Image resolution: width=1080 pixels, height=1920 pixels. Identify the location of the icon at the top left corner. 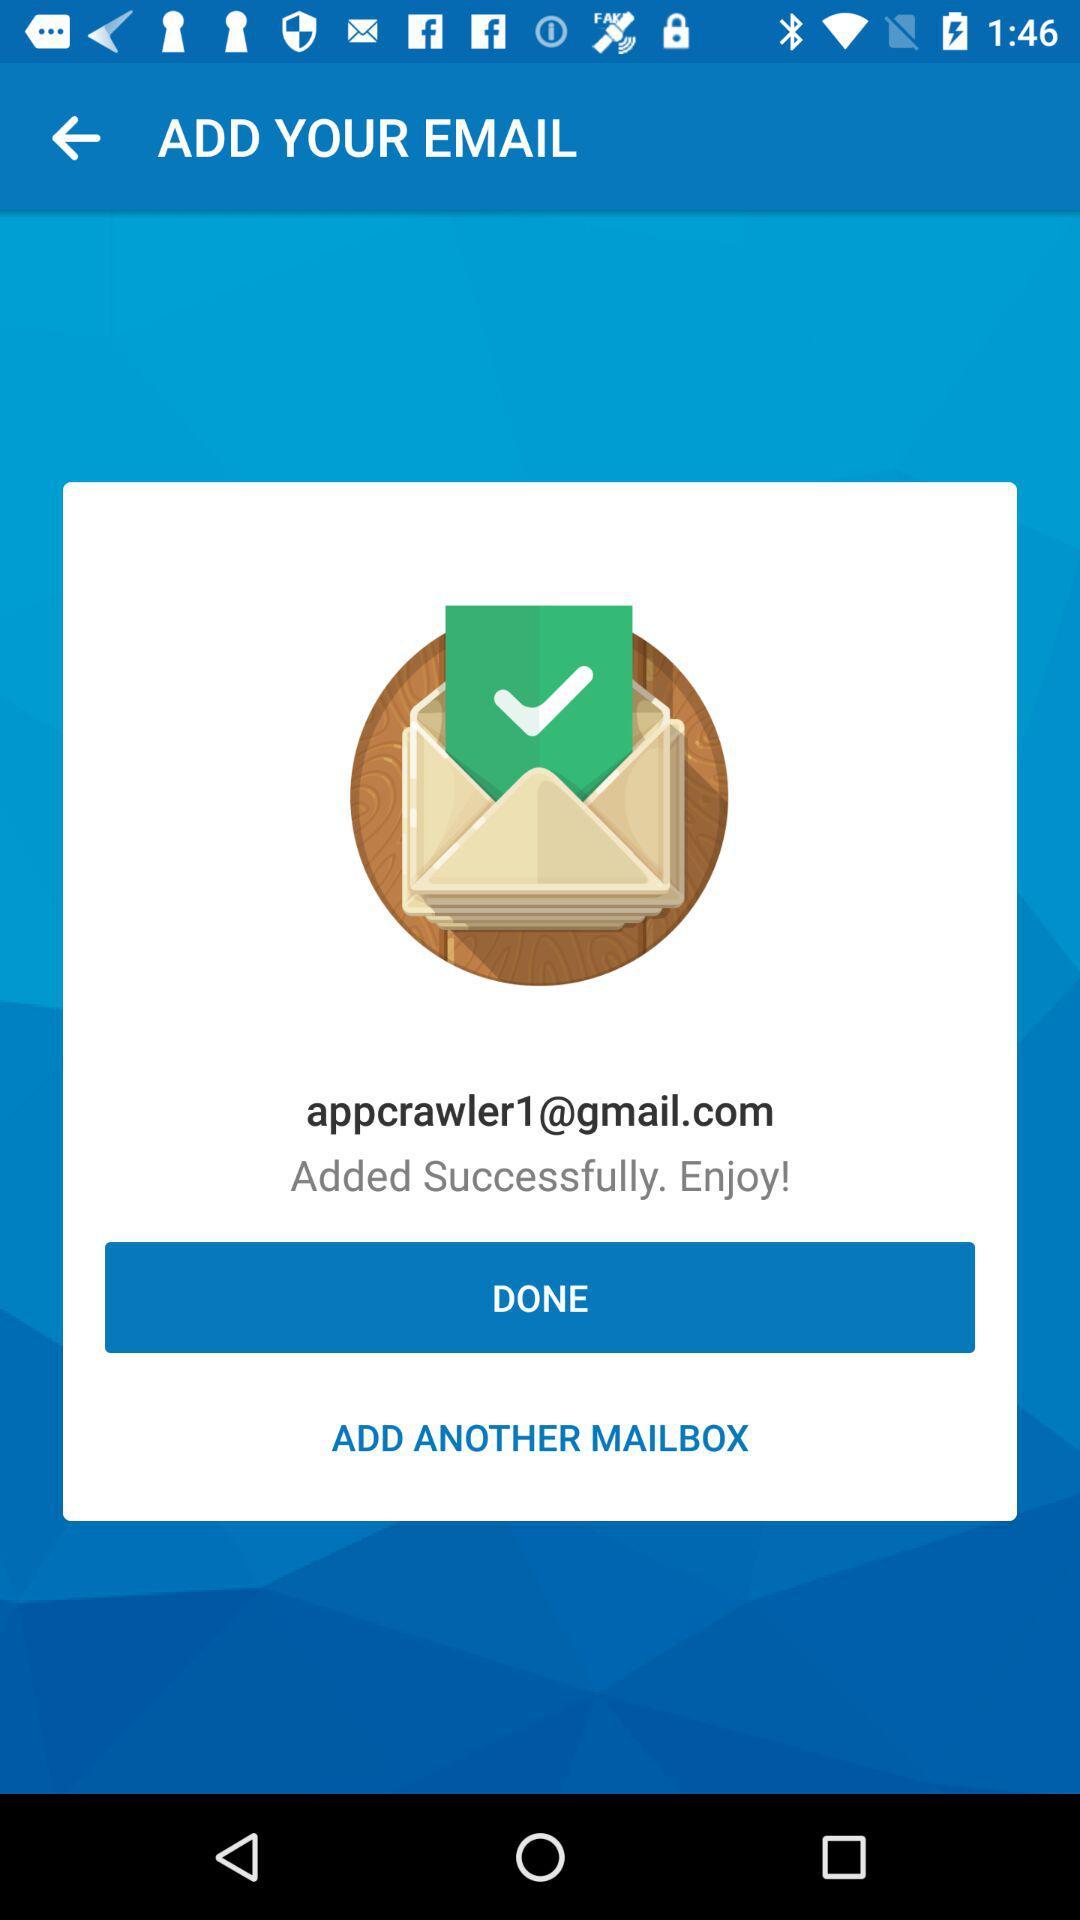
(83, 135).